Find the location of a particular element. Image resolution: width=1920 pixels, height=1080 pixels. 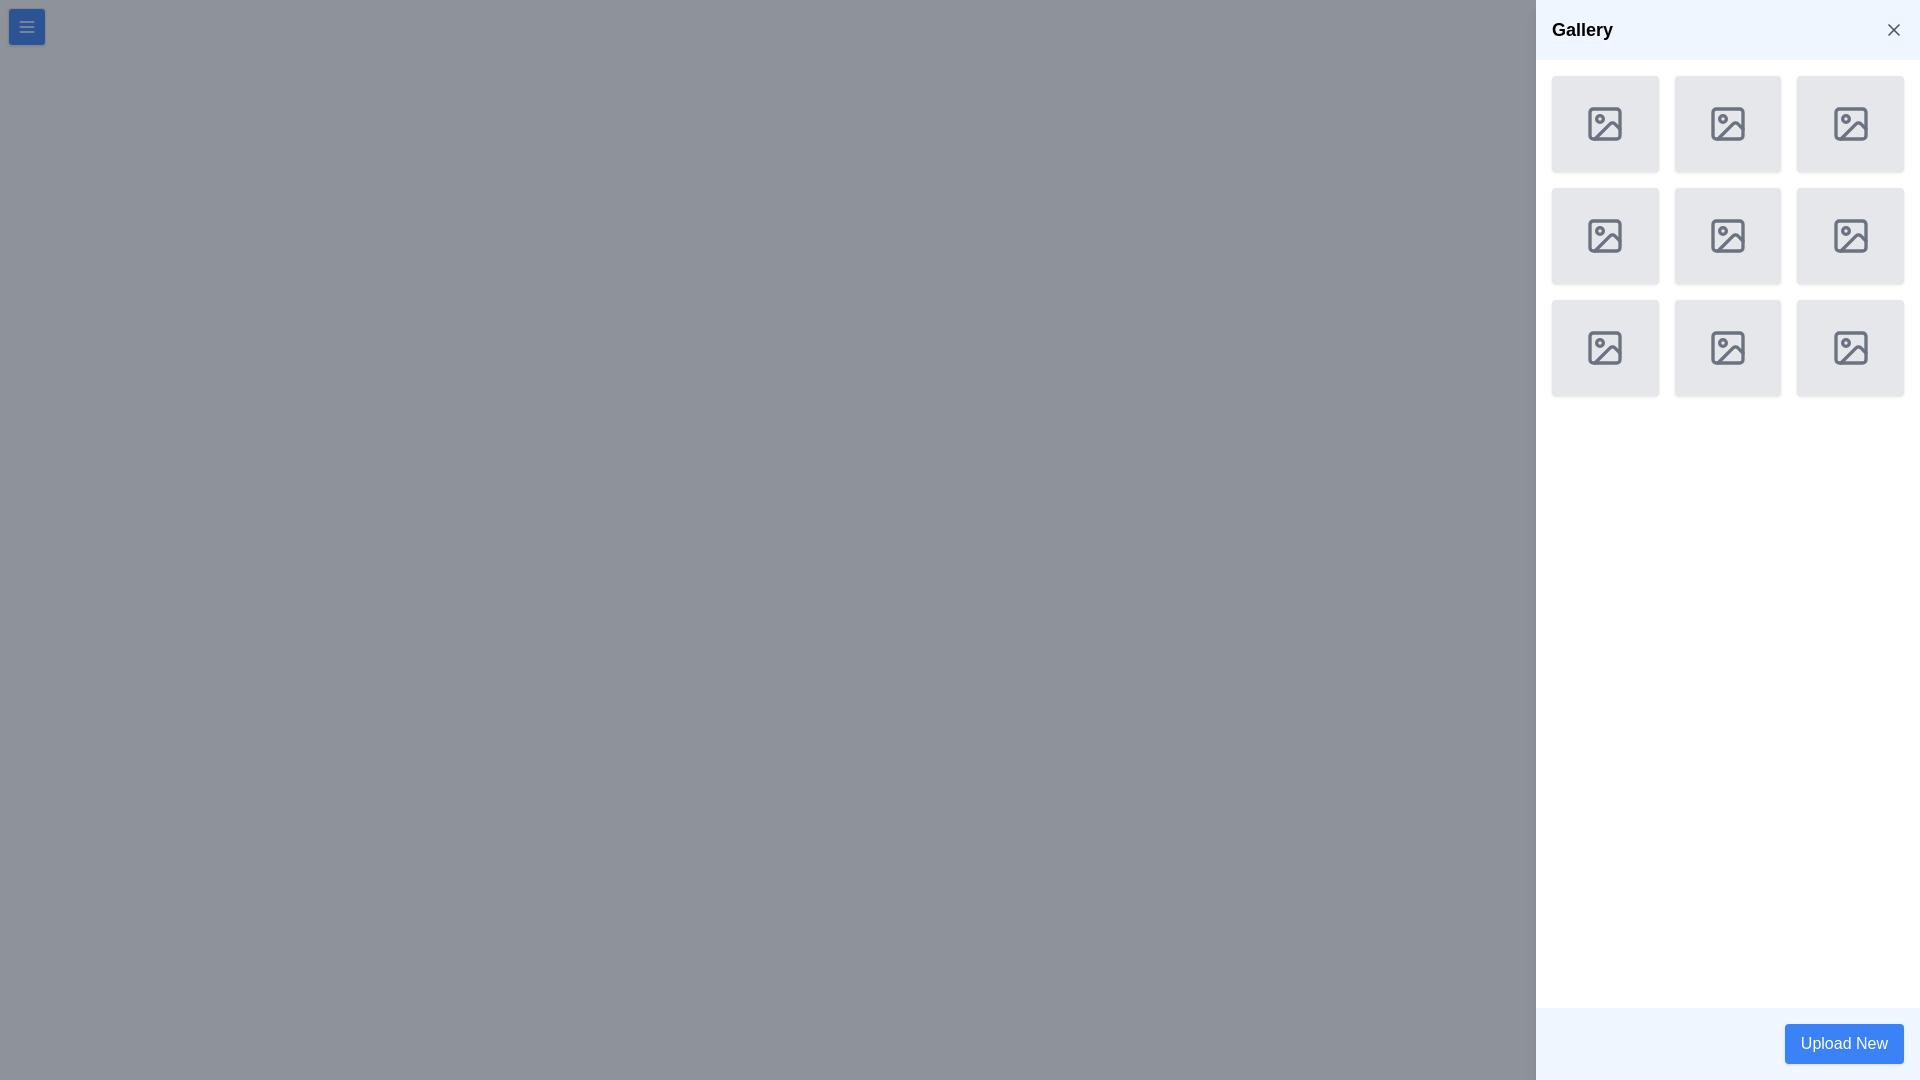

the image placeholder icon located is located at coordinates (1727, 346).